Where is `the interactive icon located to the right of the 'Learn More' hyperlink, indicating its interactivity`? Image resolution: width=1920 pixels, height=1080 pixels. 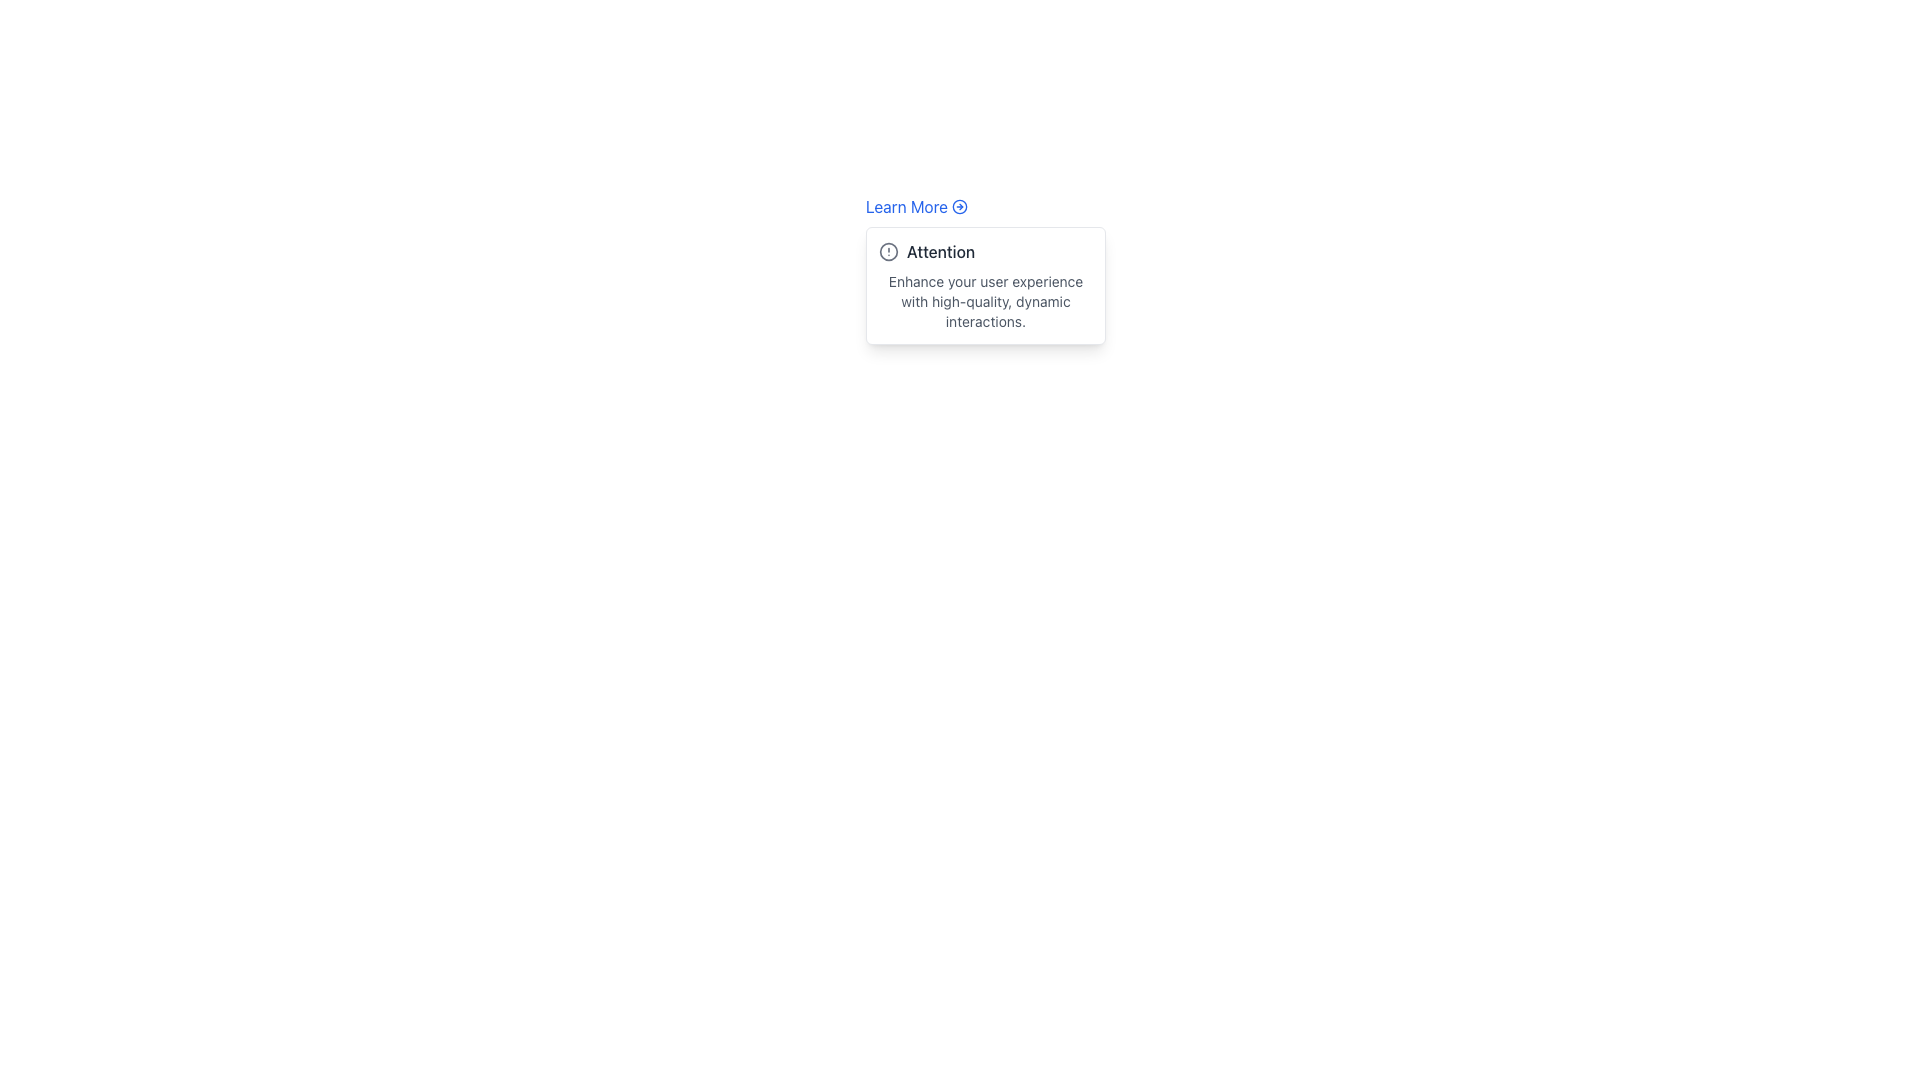
the interactive icon located to the right of the 'Learn More' hyperlink, indicating its interactivity is located at coordinates (960, 207).